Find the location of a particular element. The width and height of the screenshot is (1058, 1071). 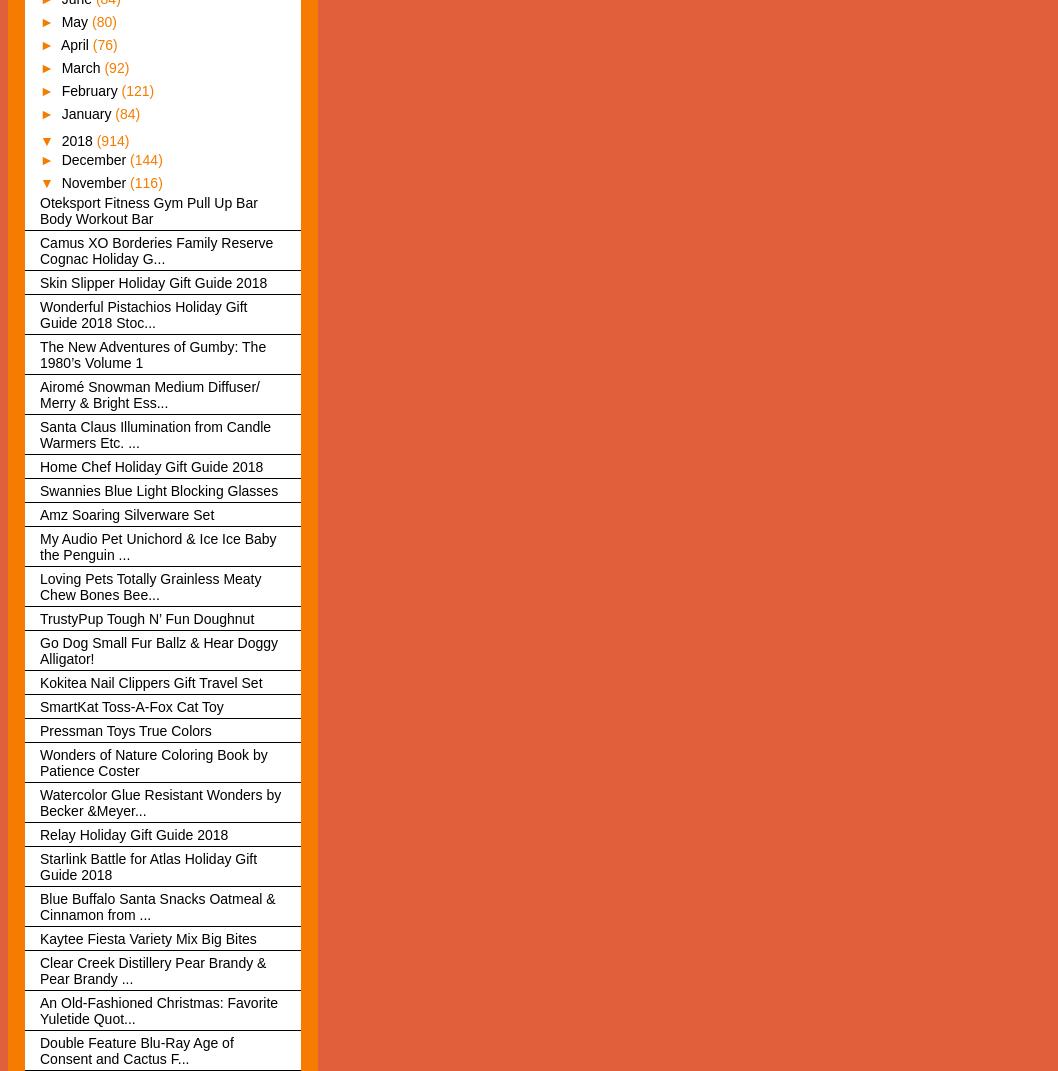

'May' is located at coordinates (75, 20).